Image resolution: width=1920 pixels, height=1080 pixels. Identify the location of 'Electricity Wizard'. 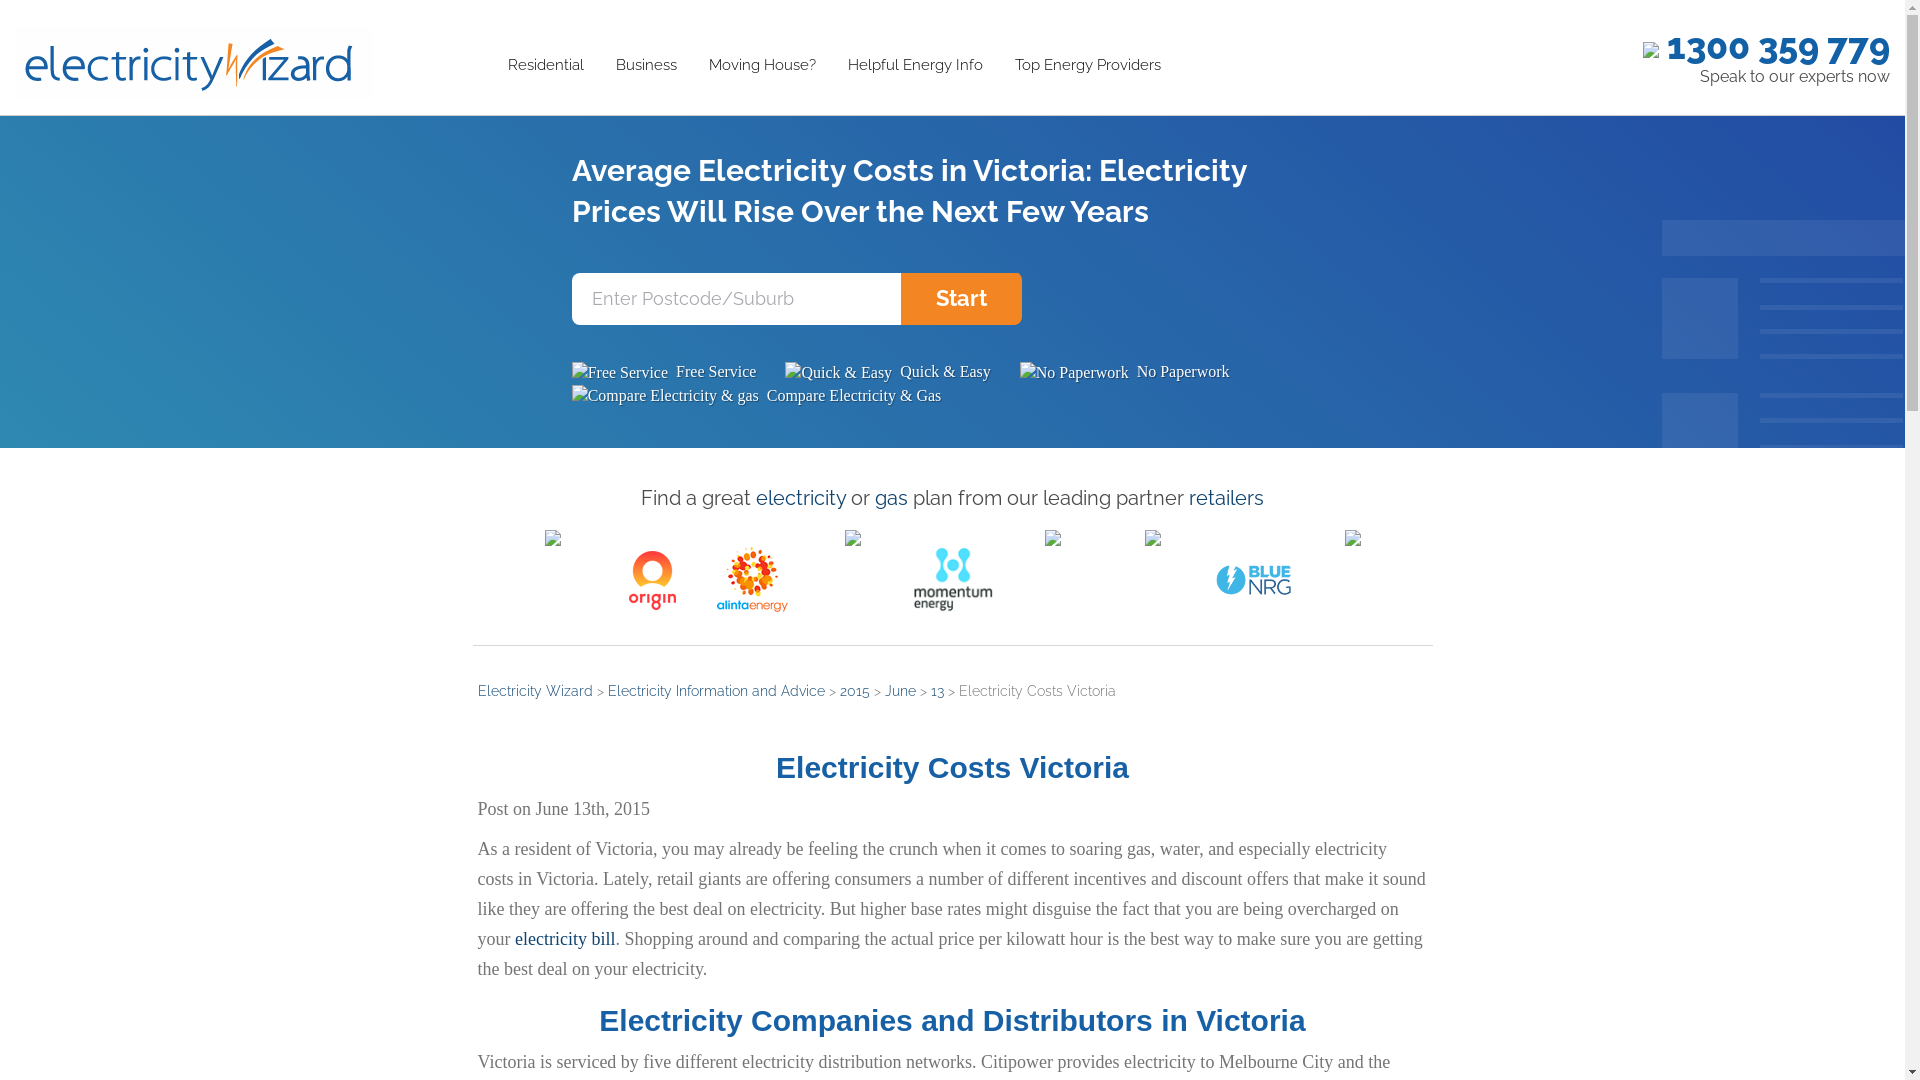
(535, 689).